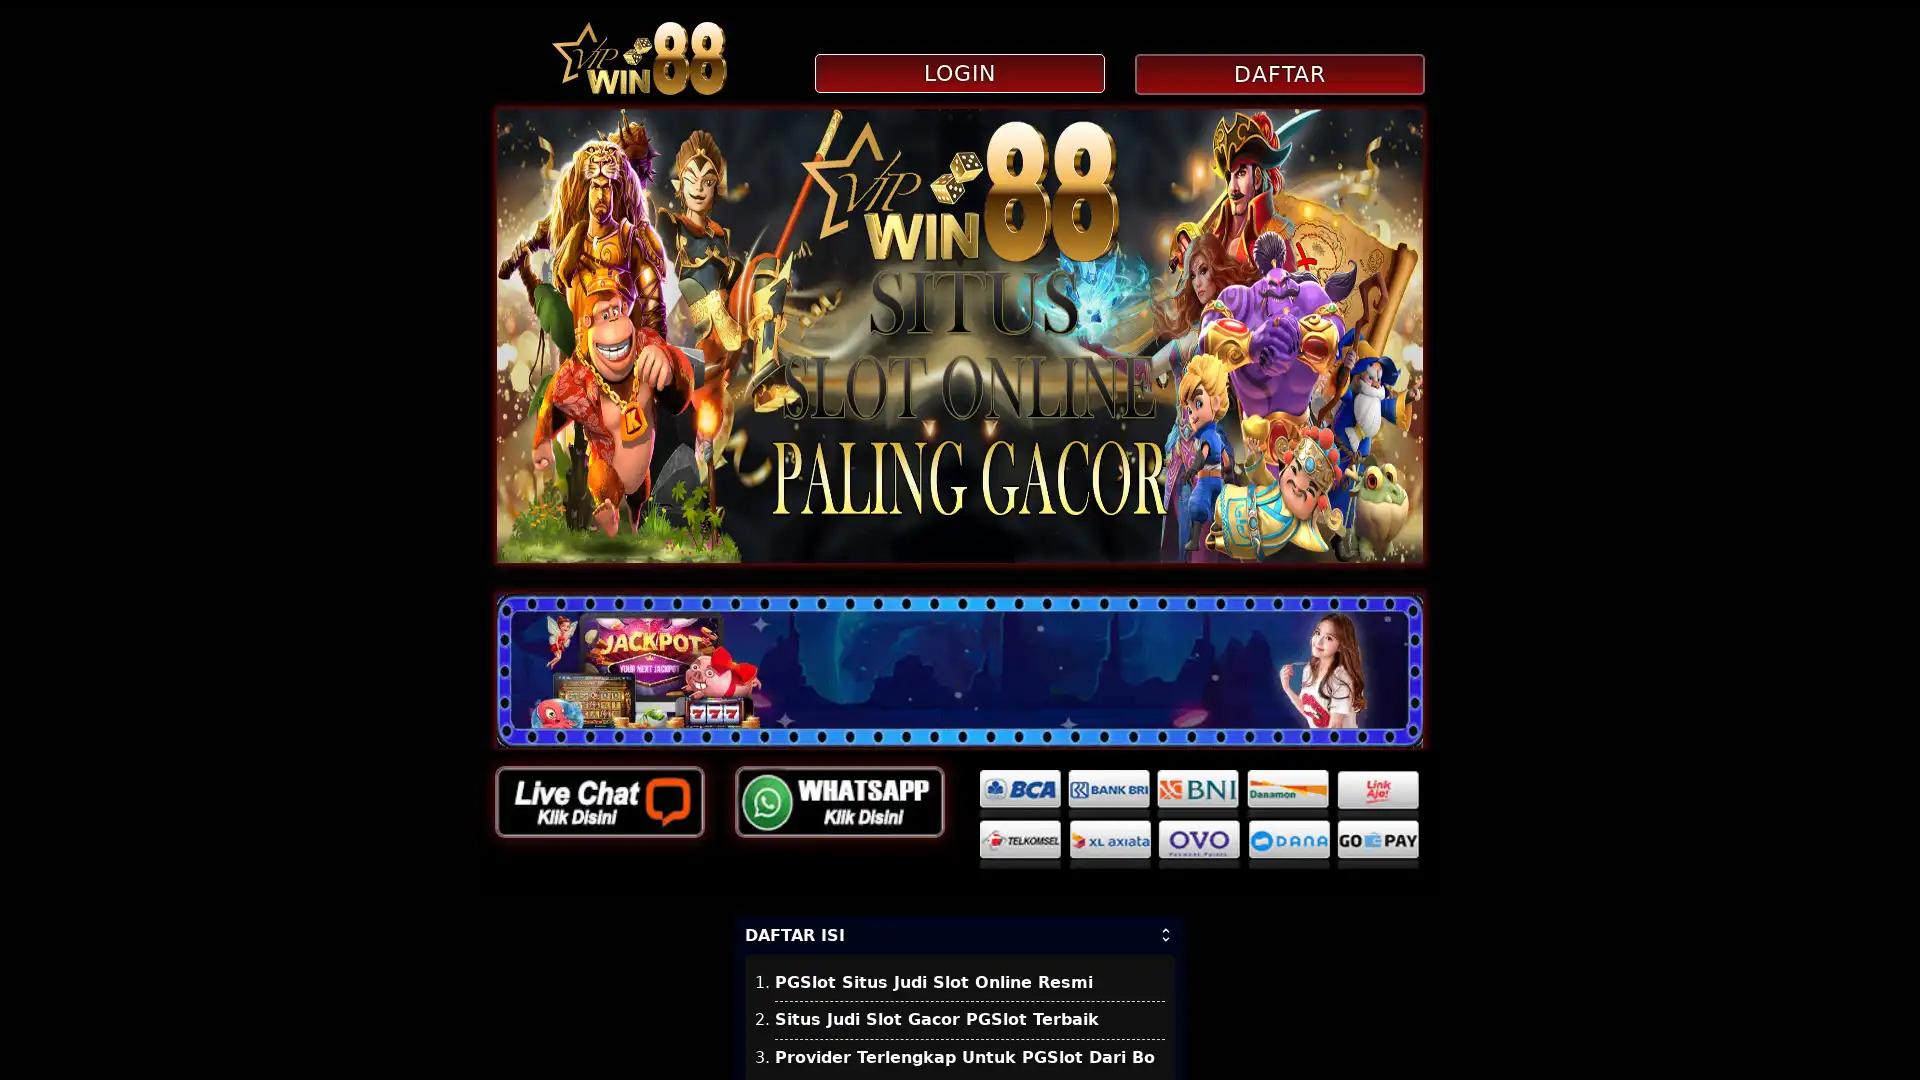  Describe the element at coordinates (958, 72) in the screenshot. I see `LOGIN` at that location.